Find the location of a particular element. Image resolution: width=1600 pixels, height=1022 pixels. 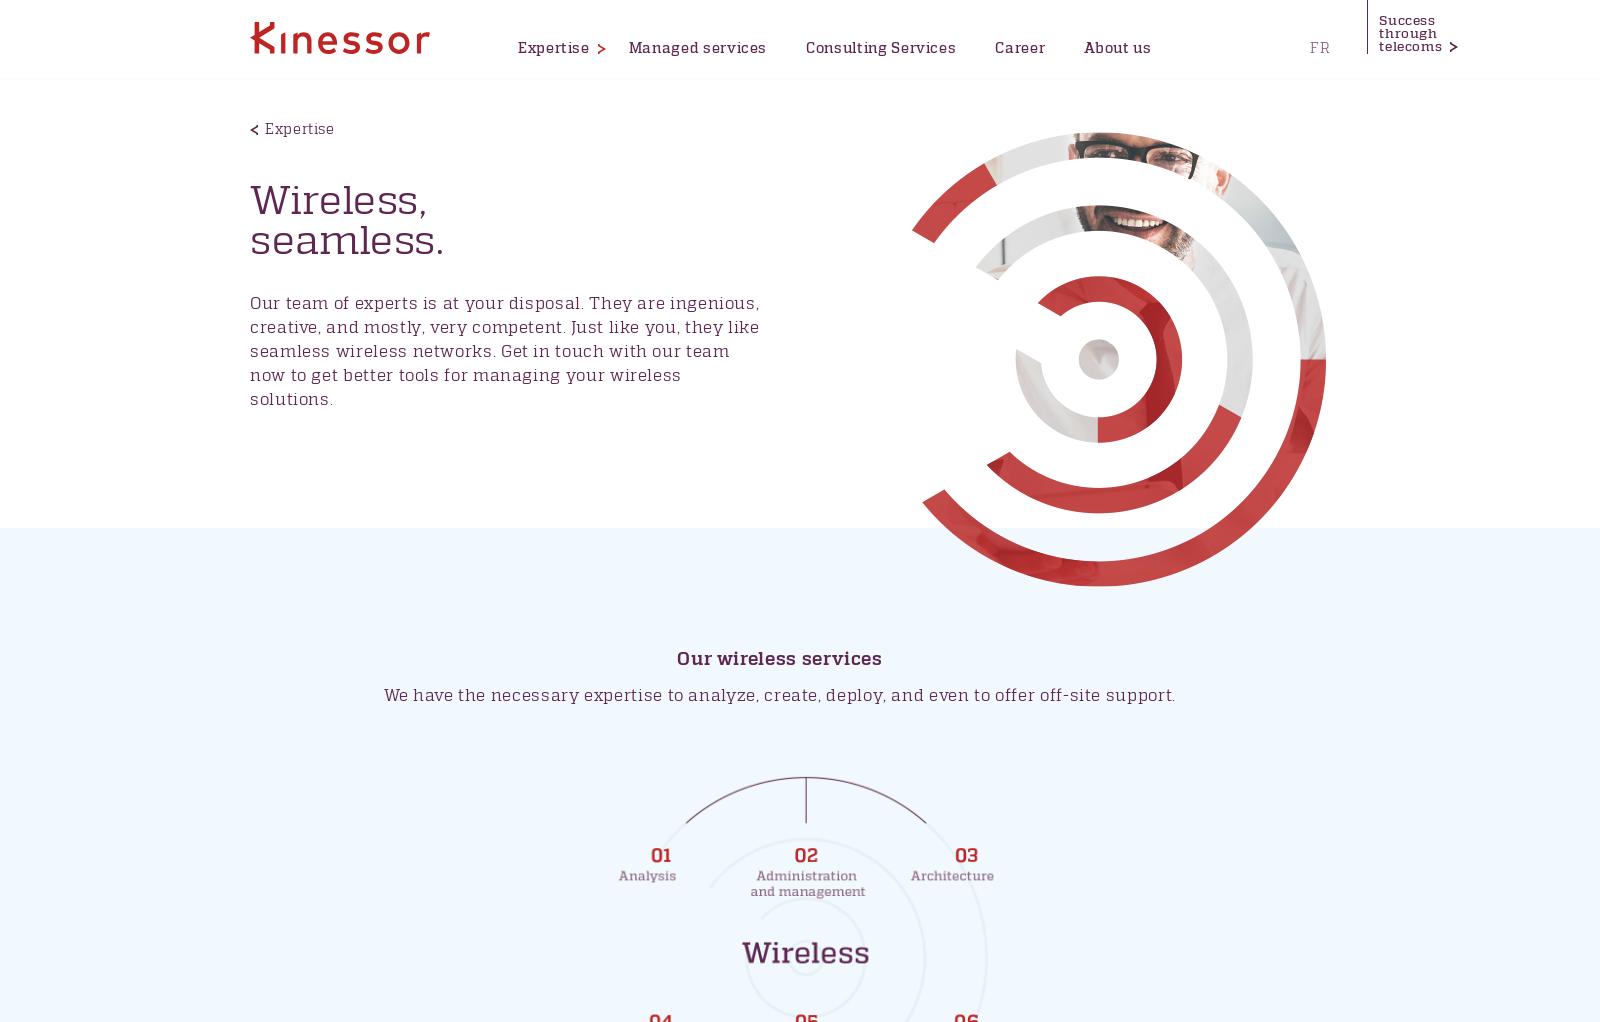

'Success' is located at coordinates (1407, 20).